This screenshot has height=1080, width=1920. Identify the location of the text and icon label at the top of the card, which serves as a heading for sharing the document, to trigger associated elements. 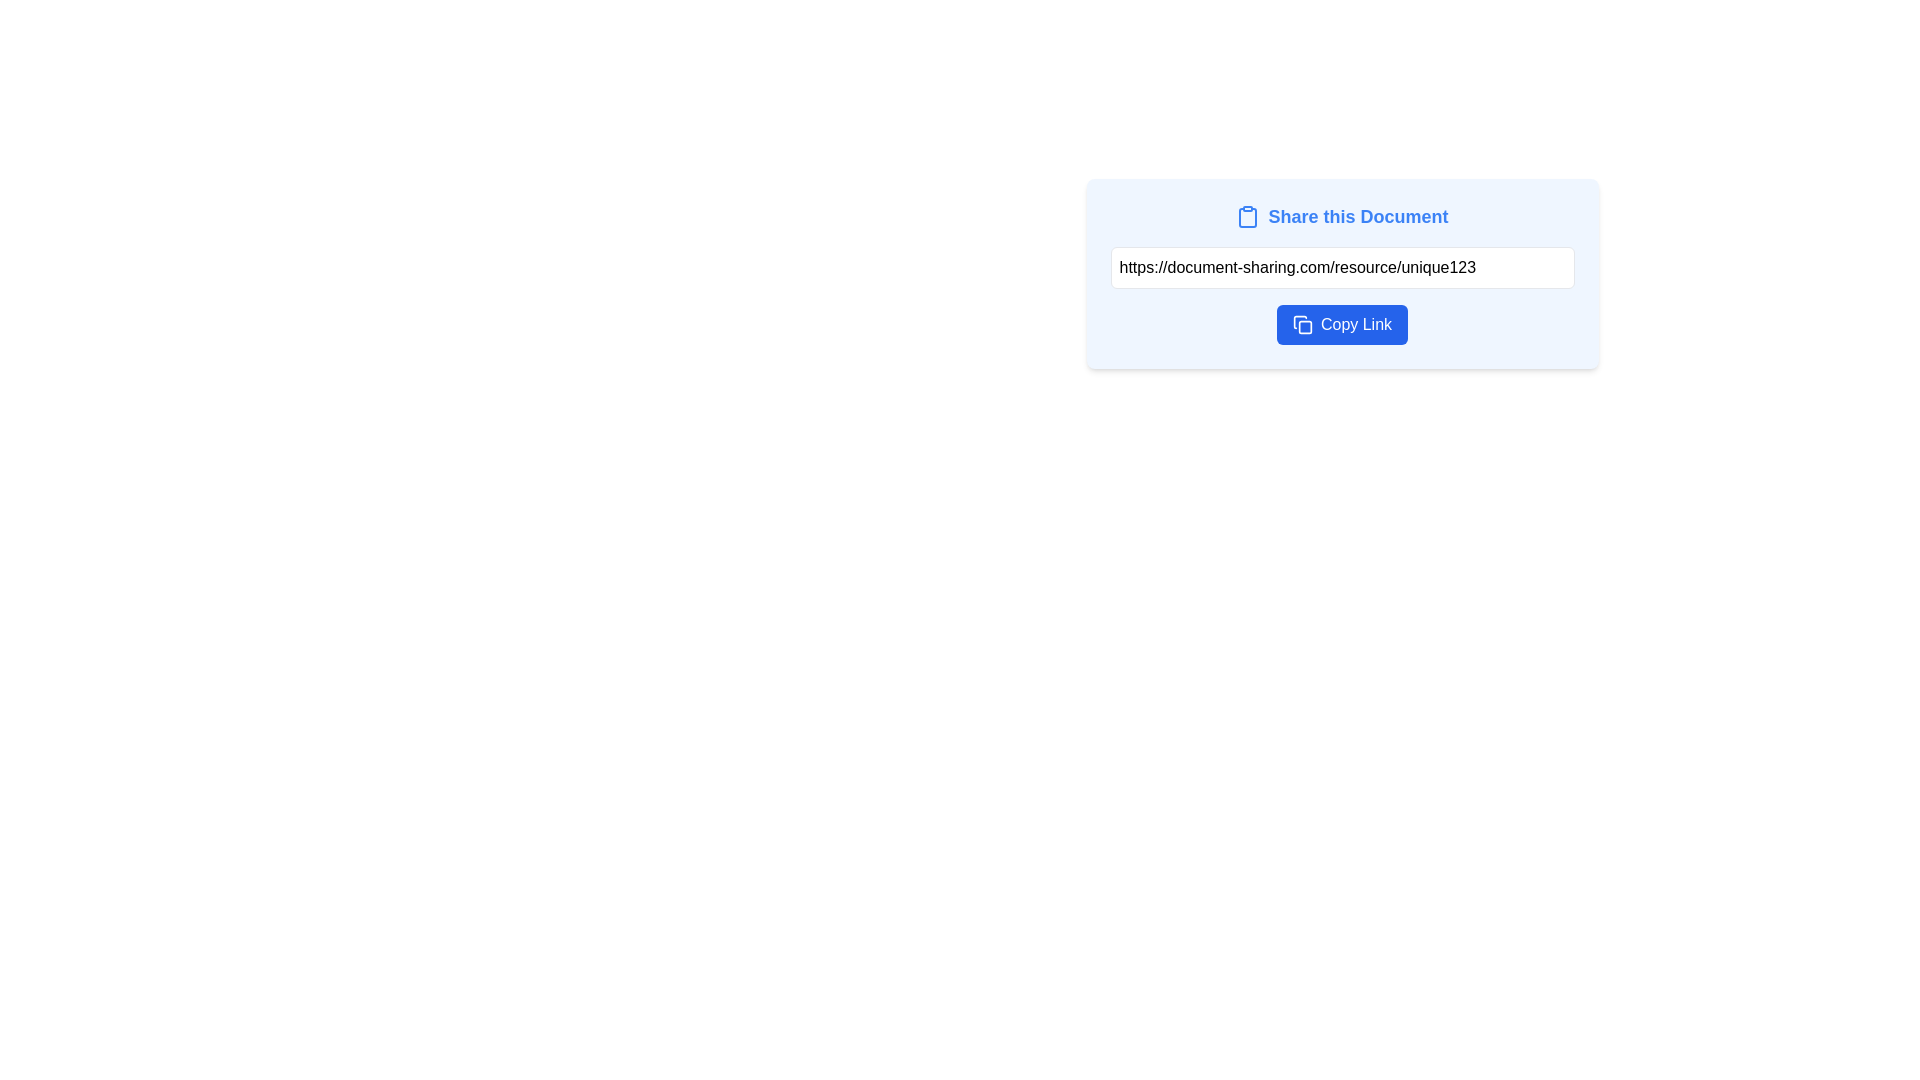
(1342, 216).